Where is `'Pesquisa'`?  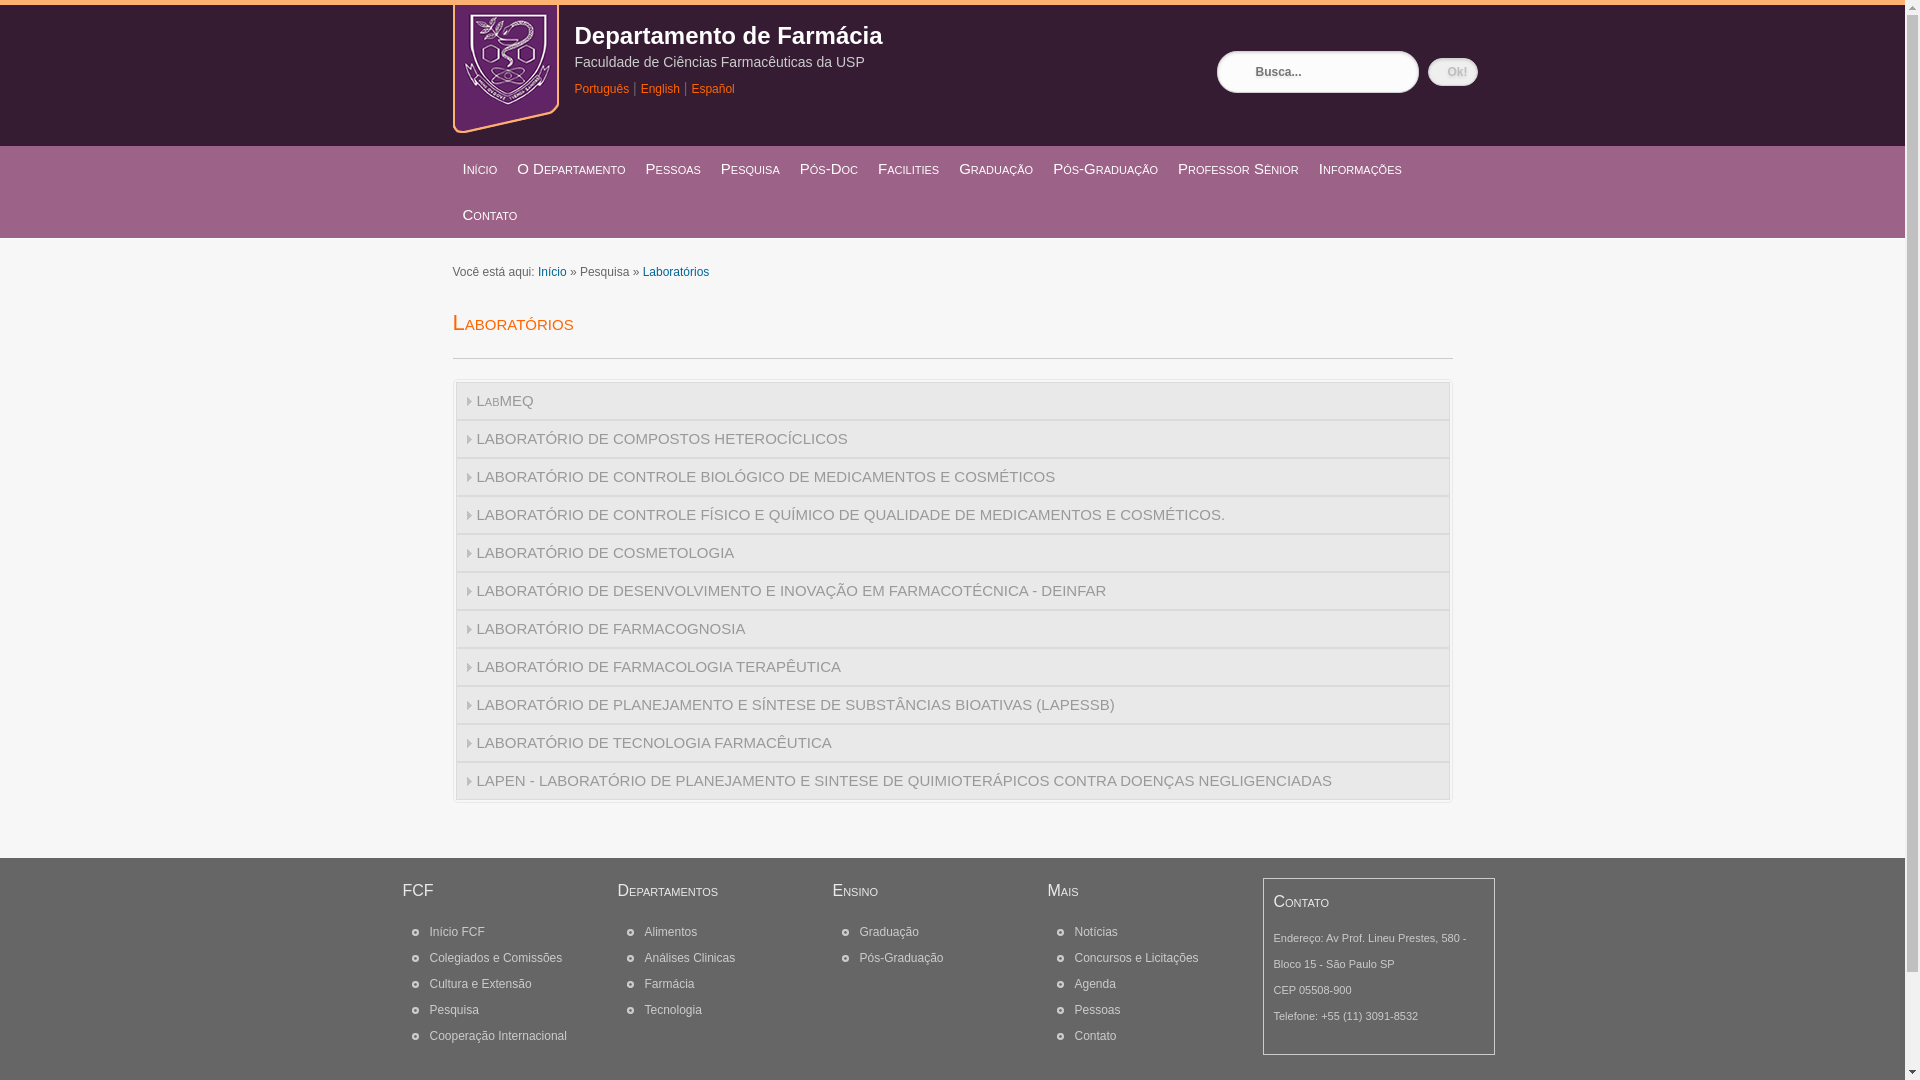
'Pesquisa' is located at coordinates (749, 168).